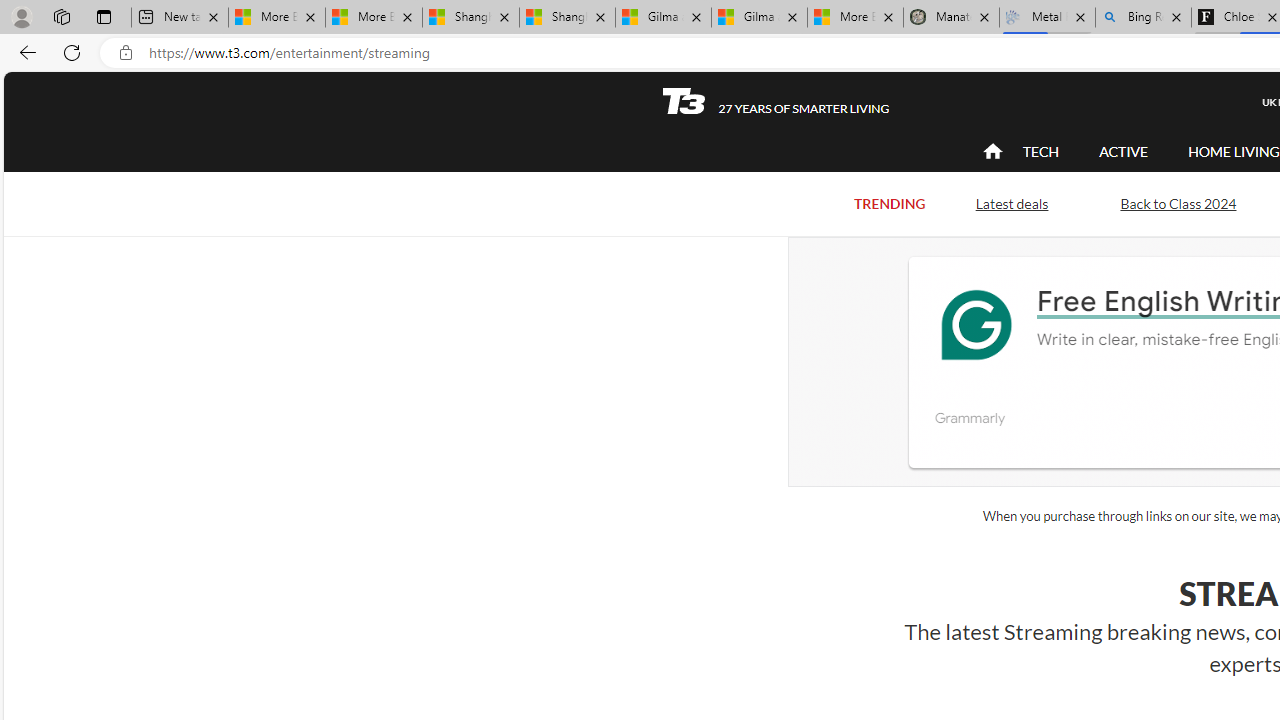 The image size is (1280, 720). What do you see at coordinates (1143, 17) in the screenshot?
I see `'Bing Real Estate - Home sales and rental listings'` at bounding box center [1143, 17].